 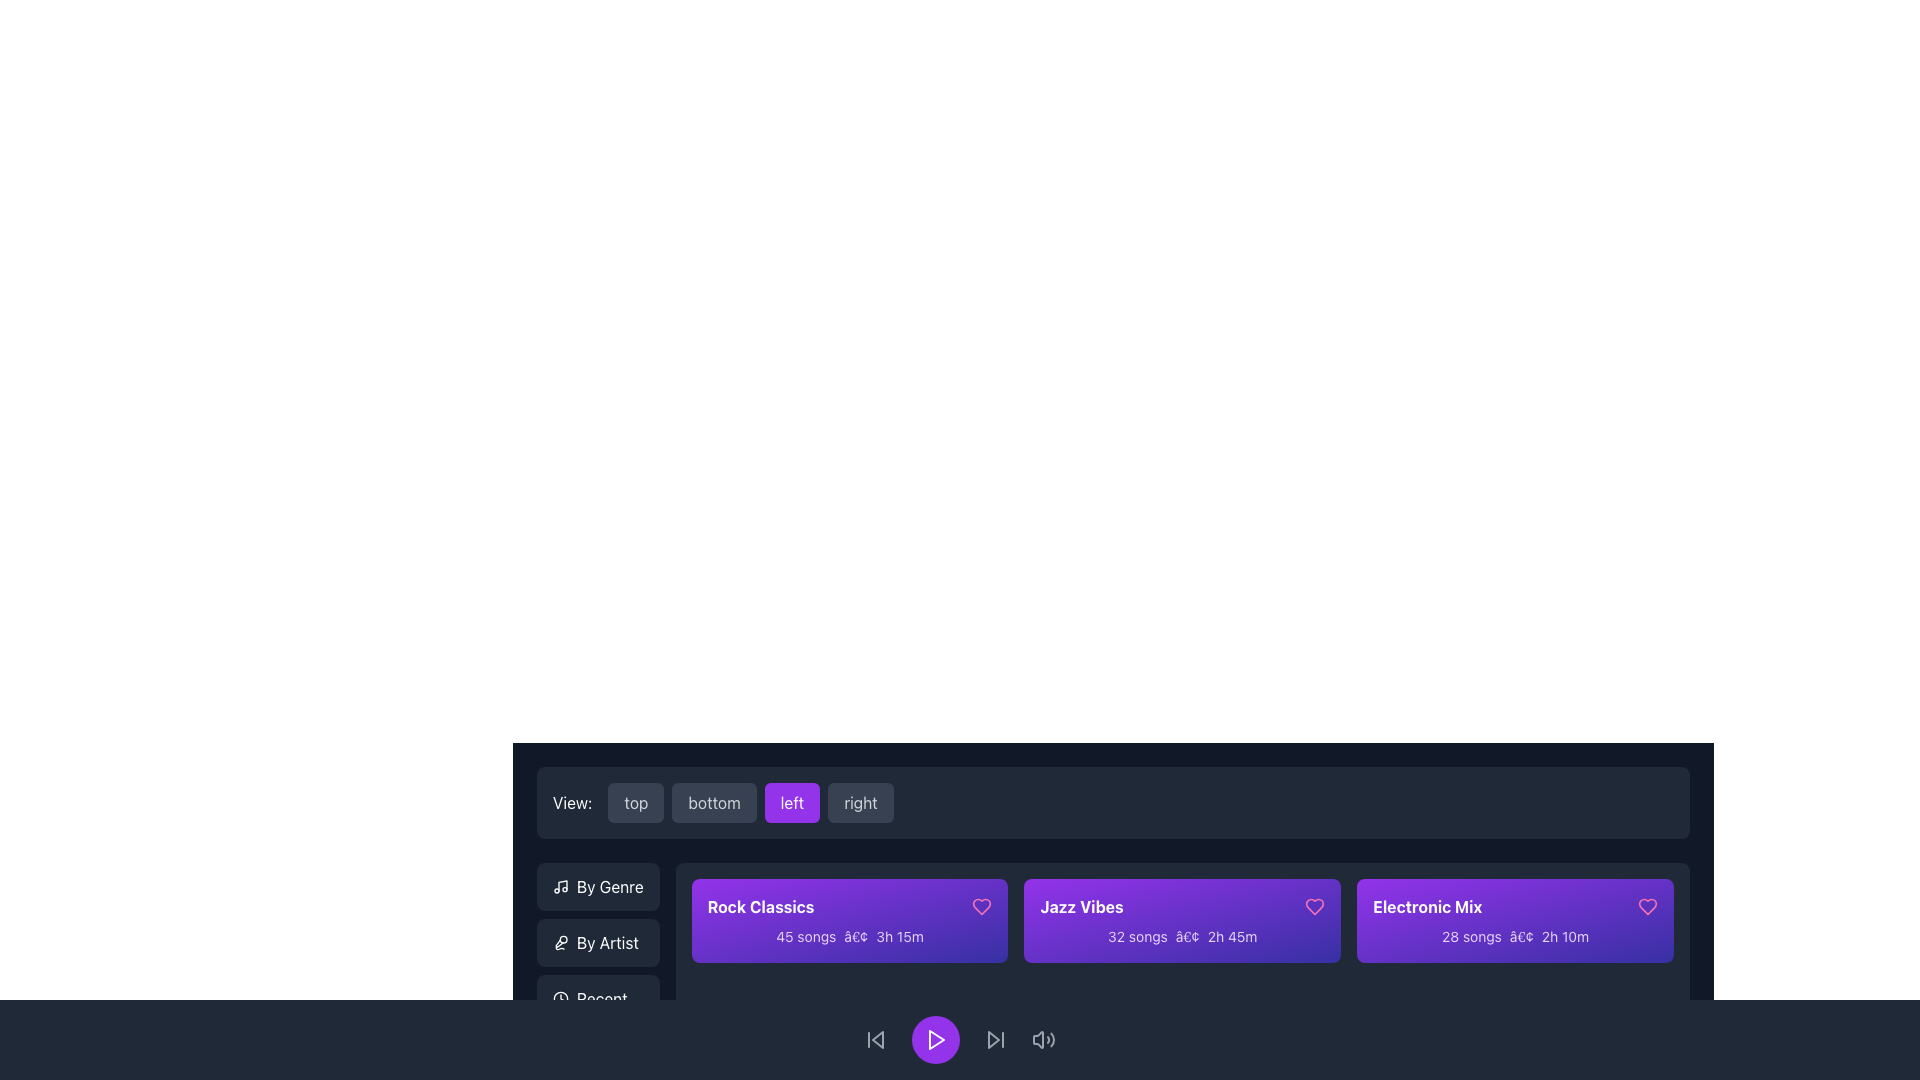 I want to click on the distinct pink triangular play button icon located at the bottom center of the interface, so click(x=935, y=1039).